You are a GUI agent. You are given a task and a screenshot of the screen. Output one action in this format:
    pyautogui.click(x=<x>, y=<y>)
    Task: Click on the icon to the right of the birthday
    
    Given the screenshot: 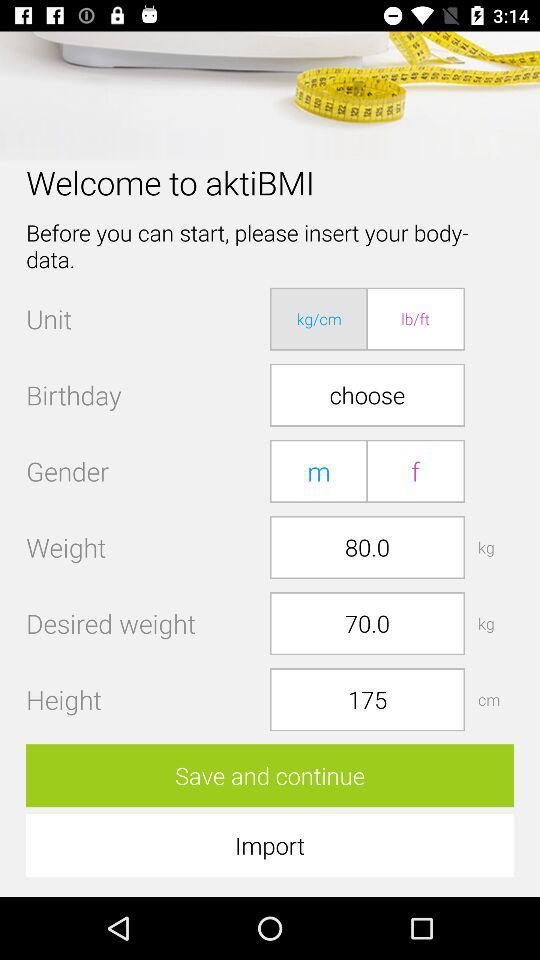 What is the action you would take?
    pyautogui.click(x=366, y=394)
    